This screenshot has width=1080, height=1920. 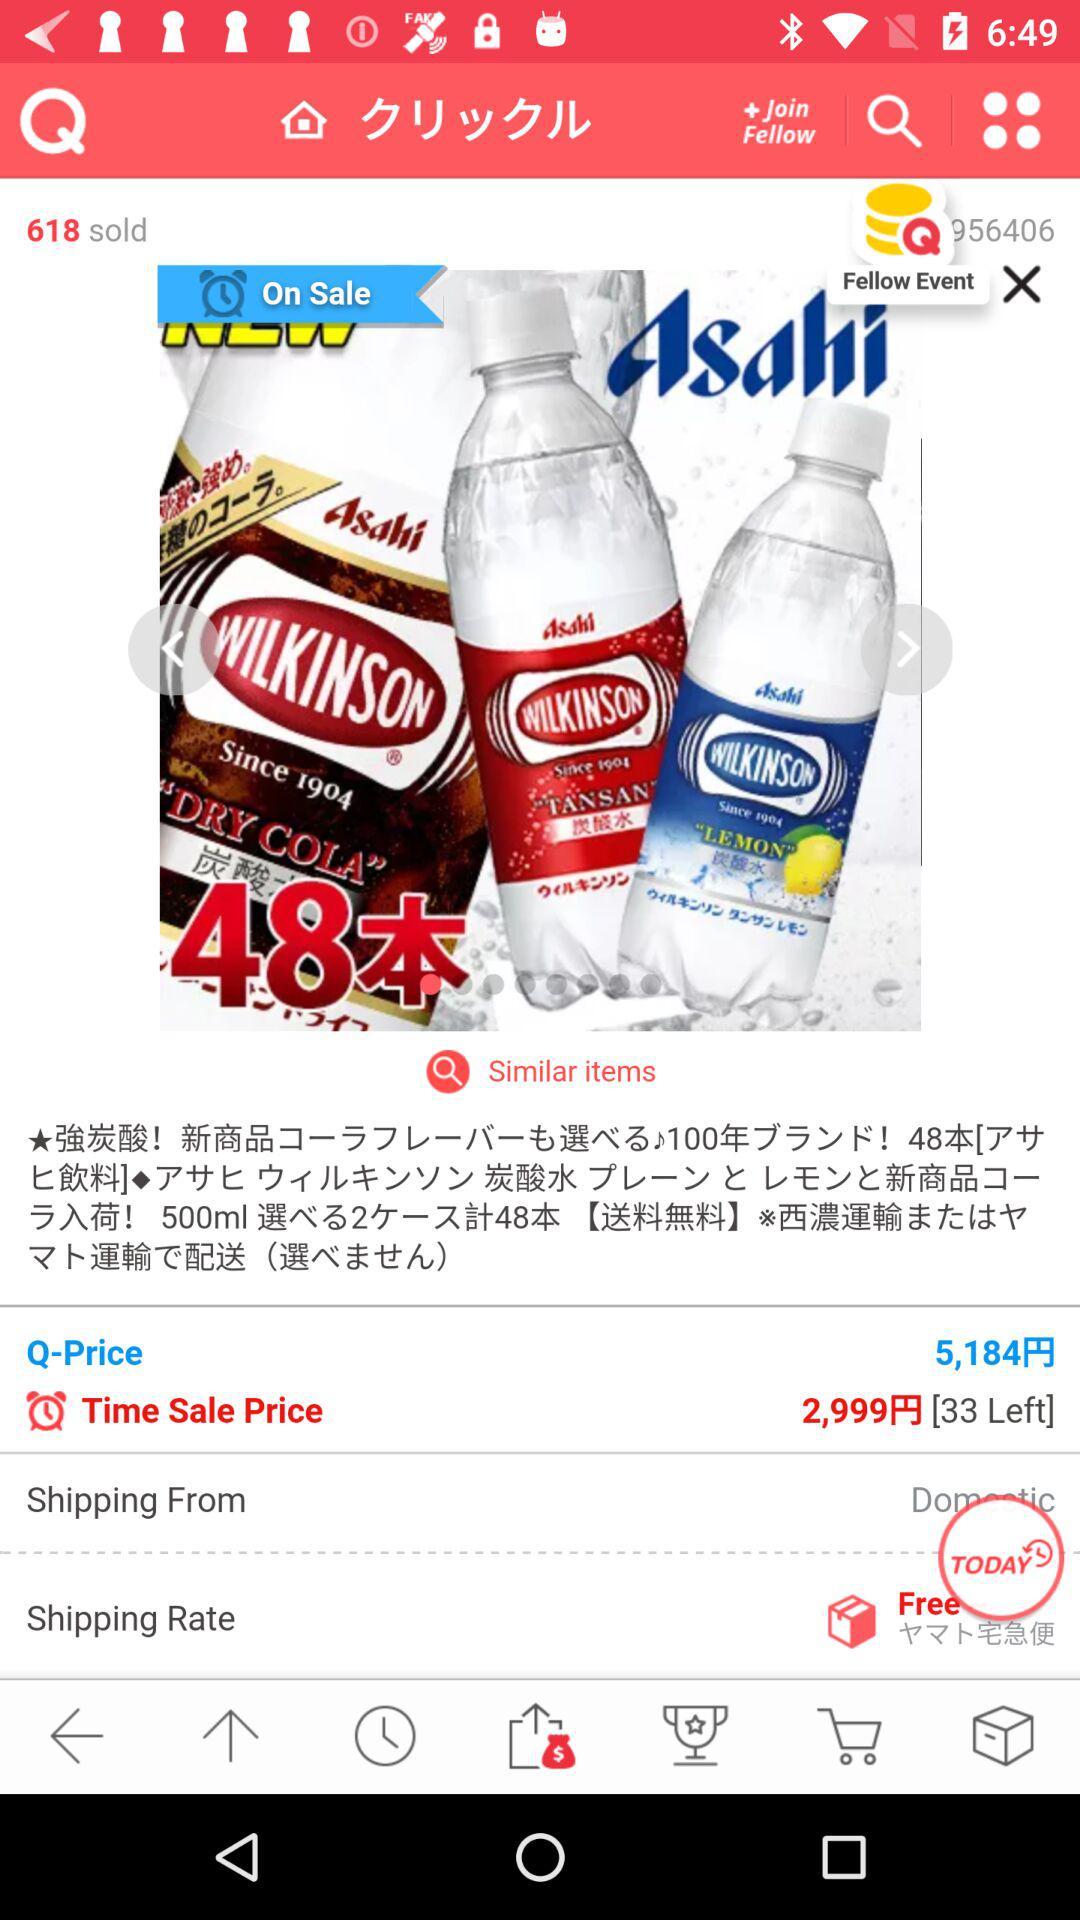 What do you see at coordinates (848, 1734) in the screenshot?
I see `the cart icon` at bounding box center [848, 1734].